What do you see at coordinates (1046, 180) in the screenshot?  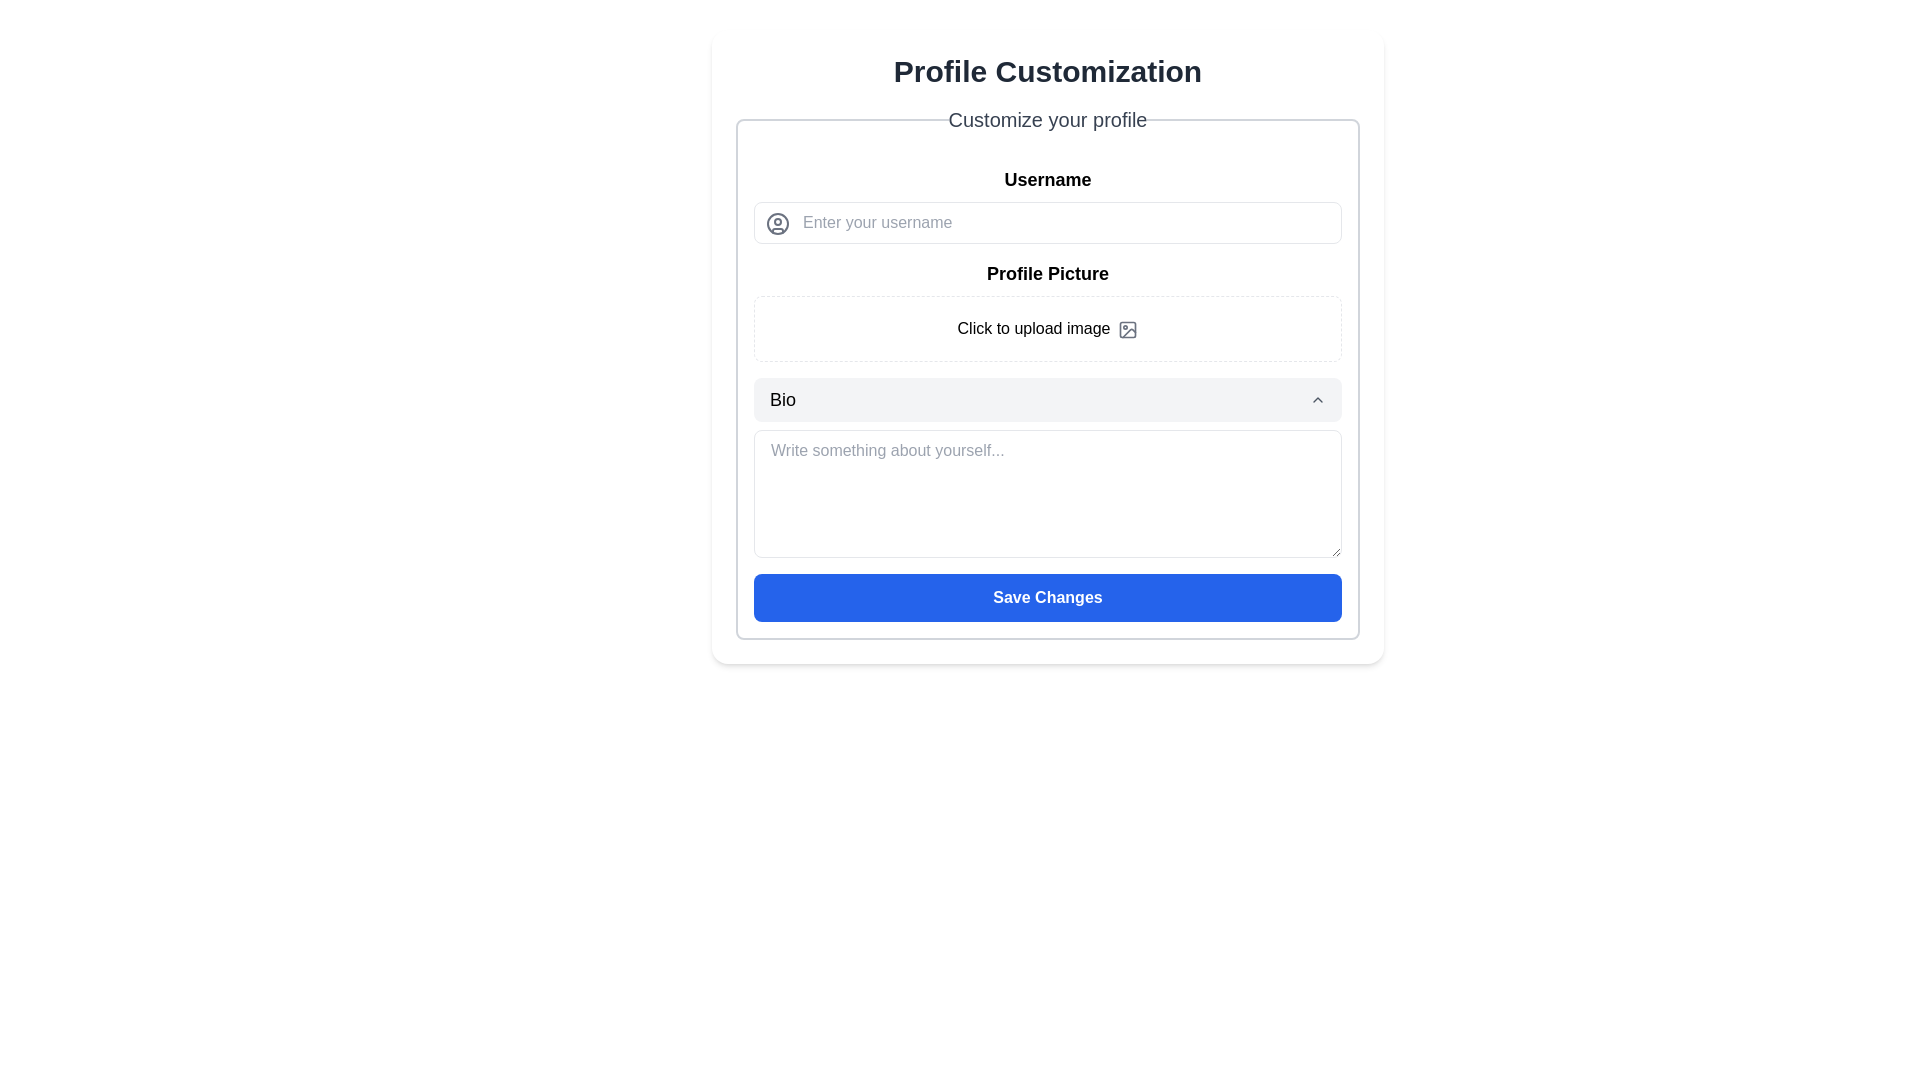 I see `the Text label indicating the username input field, which is positioned at the top of the form above the input field with the placeholder 'Enter your username'` at bounding box center [1046, 180].